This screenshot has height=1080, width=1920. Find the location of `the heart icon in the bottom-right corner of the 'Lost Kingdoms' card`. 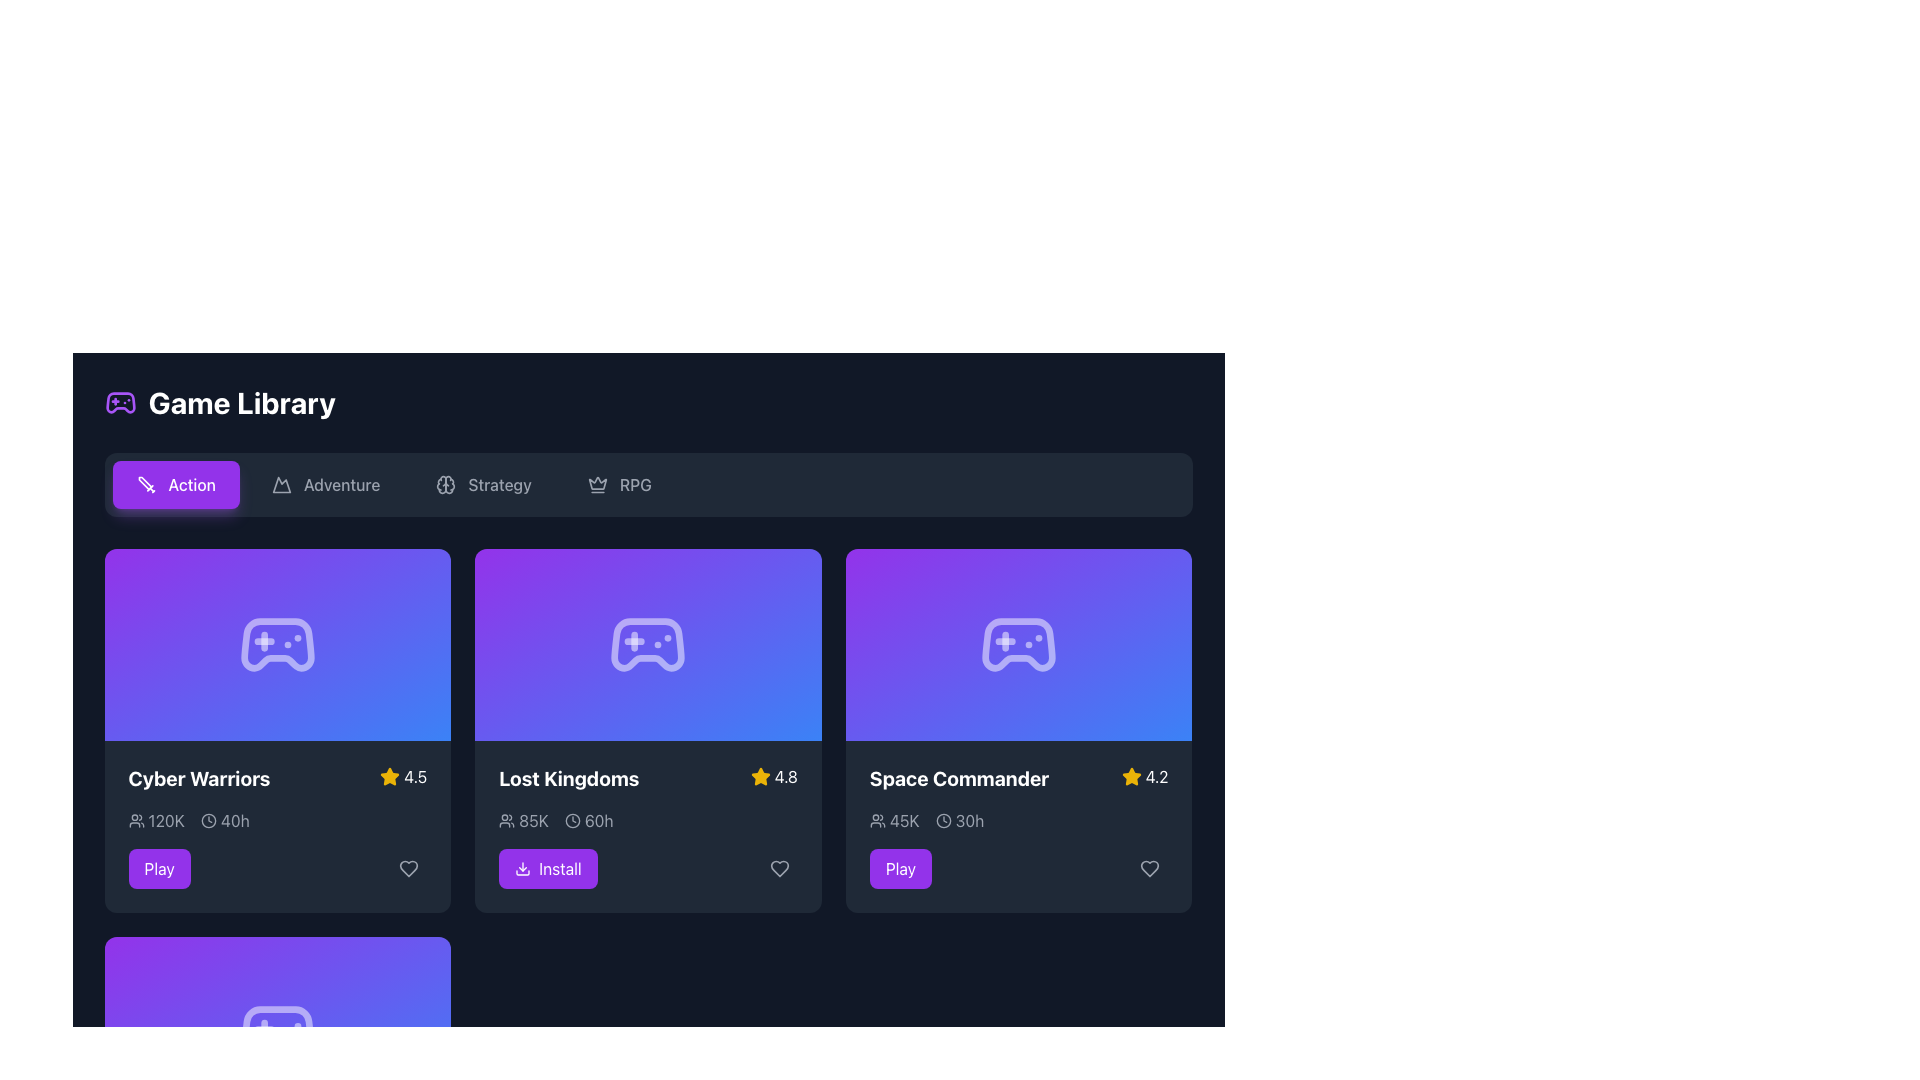

the heart icon in the bottom-right corner of the 'Lost Kingdoms' card is located at coordinates (778, 867).